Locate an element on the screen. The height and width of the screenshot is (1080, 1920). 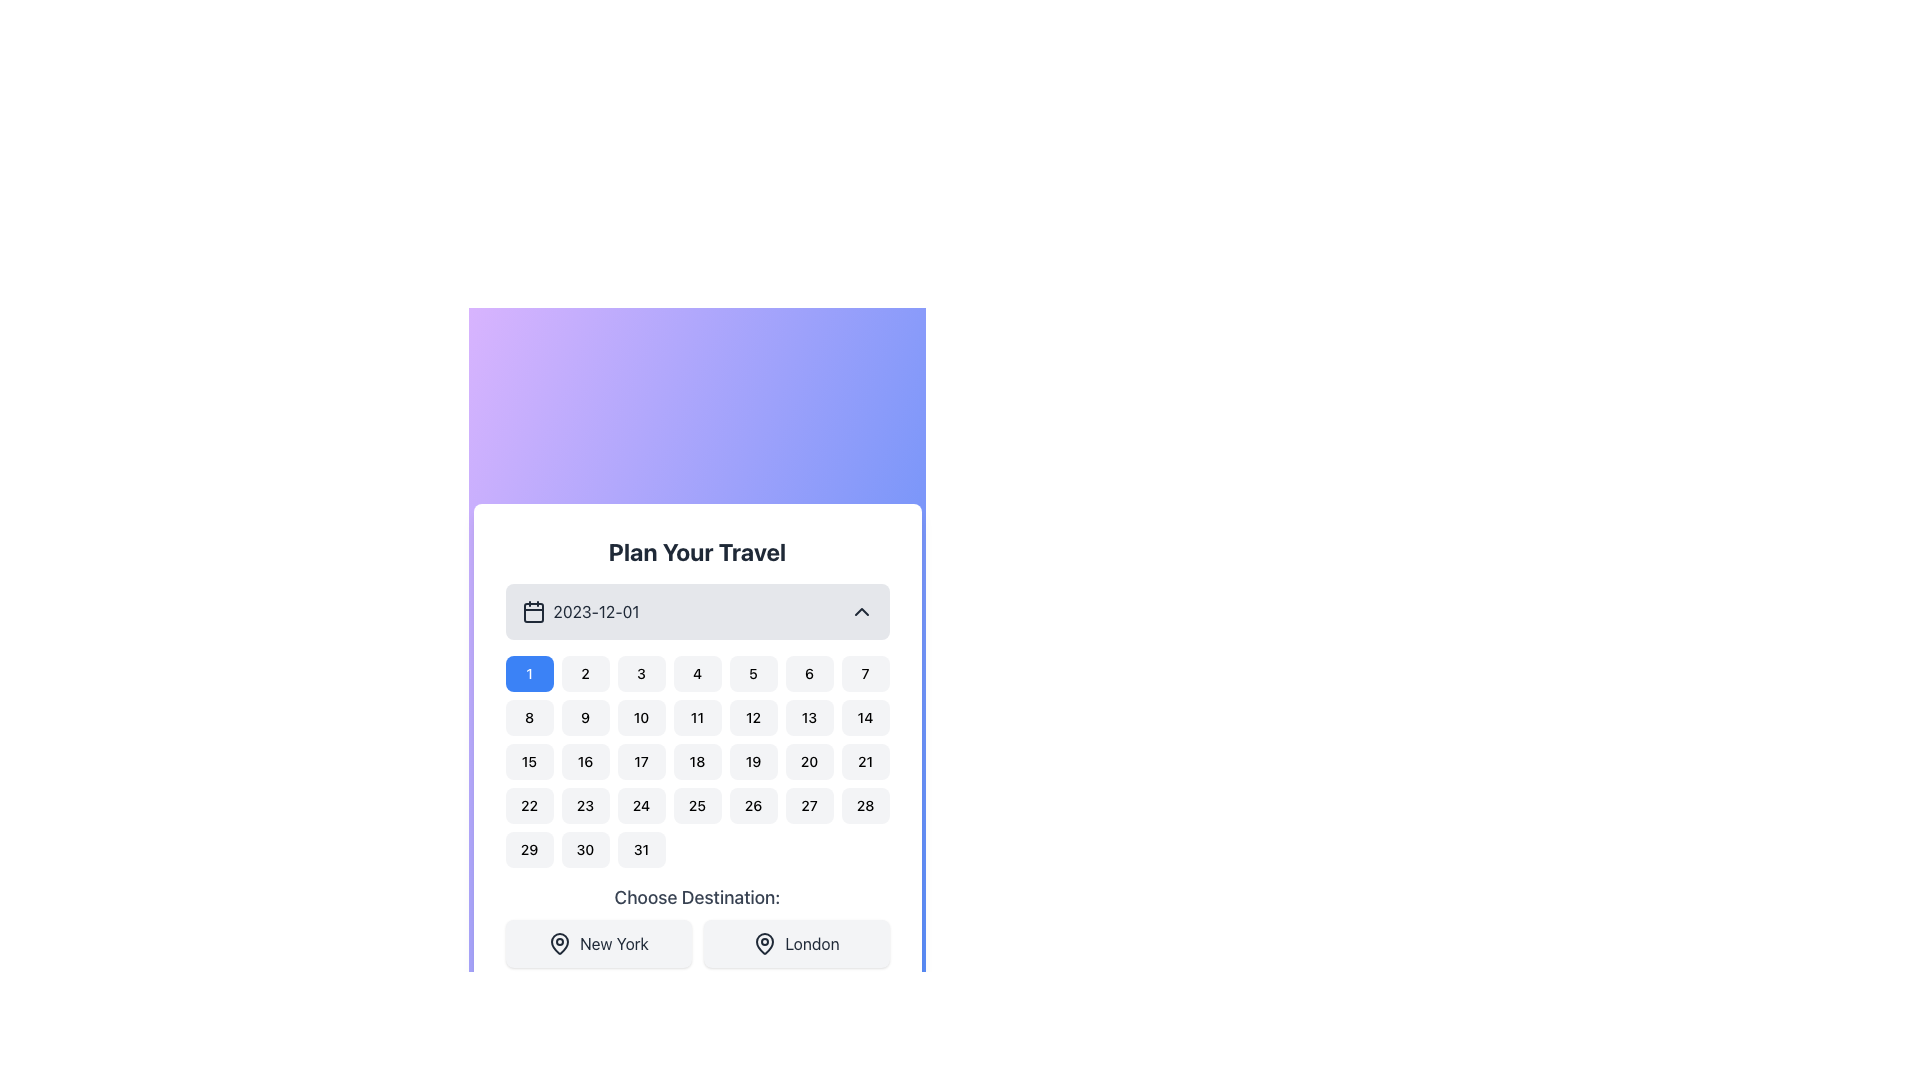
the calendar date button displaying '28' located in the bottom-right corner of the date grid is located at coordinates (865, 805).